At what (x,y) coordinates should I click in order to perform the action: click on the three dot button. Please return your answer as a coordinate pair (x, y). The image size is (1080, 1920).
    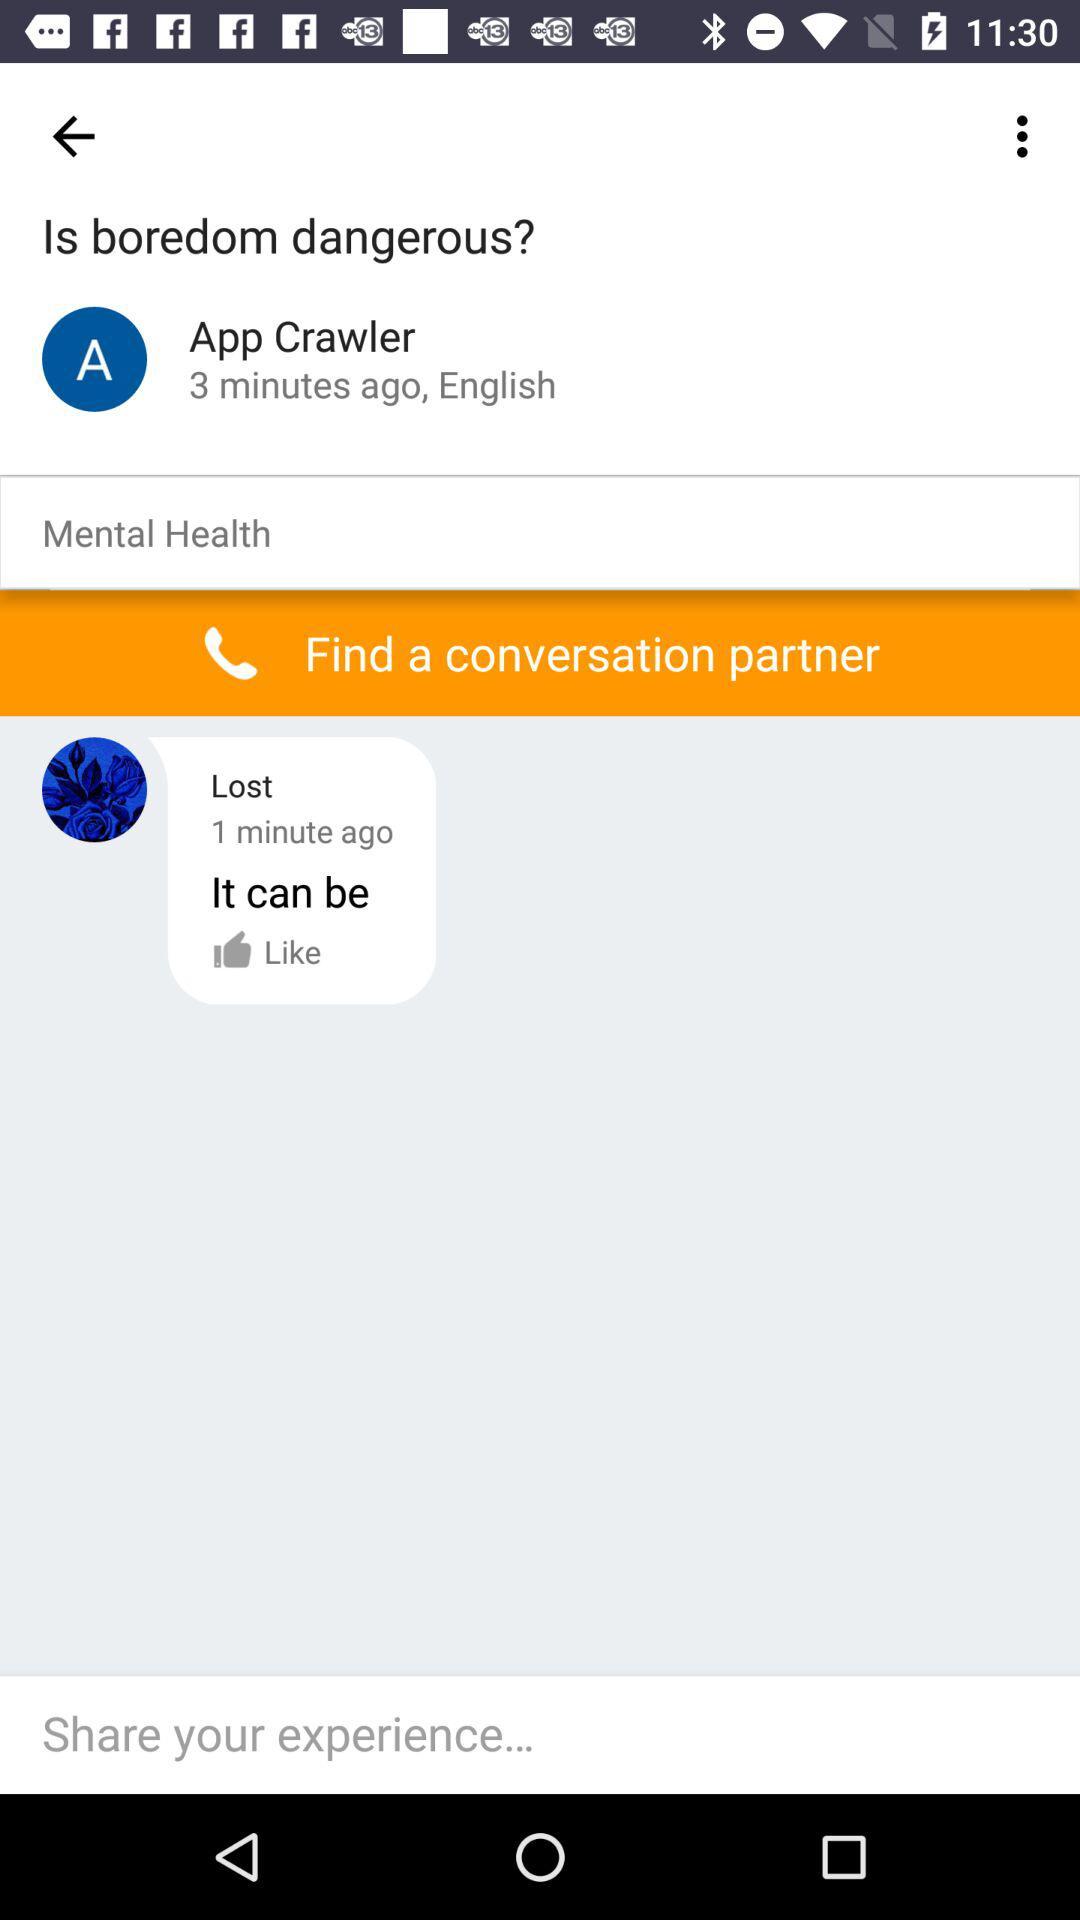
    Looking at the image, I should click on (1027, 136).